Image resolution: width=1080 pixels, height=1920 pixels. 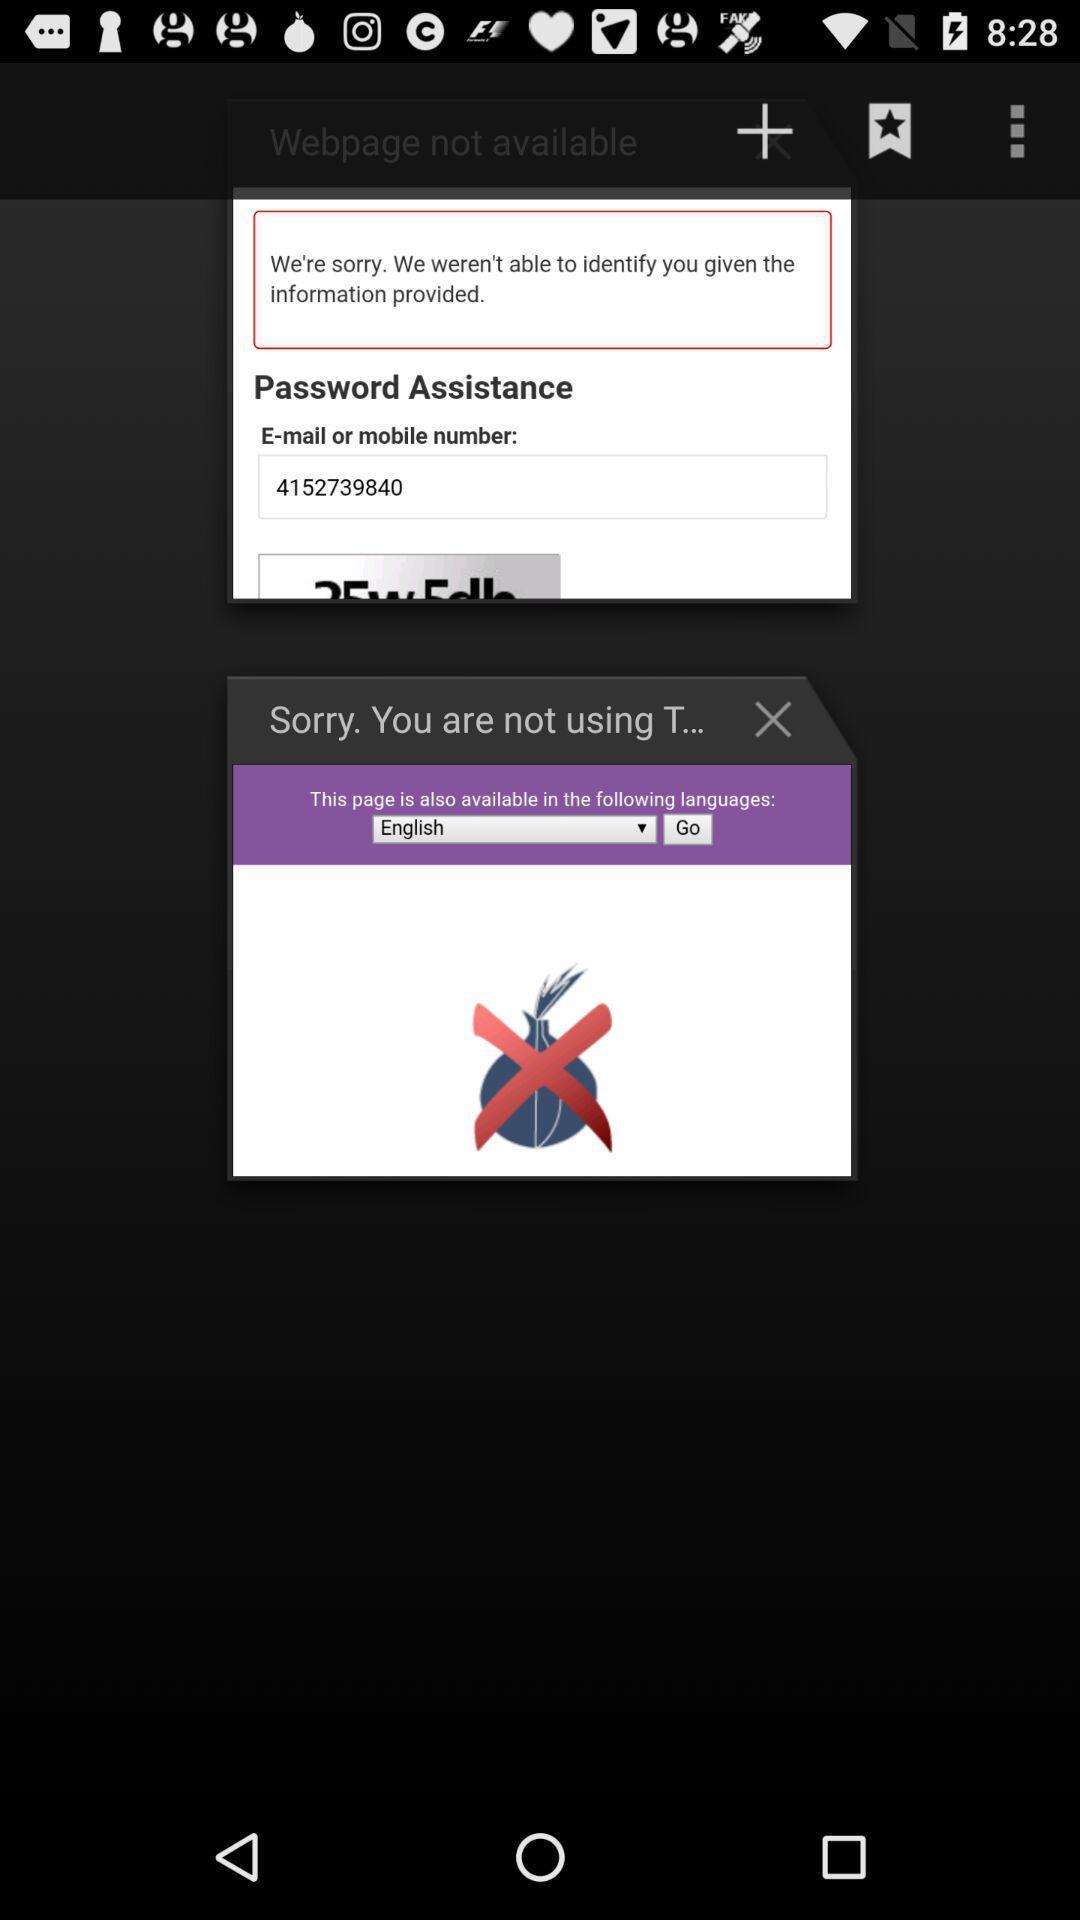 What do you see at coordinates (782, 149) in the screenshot?
I see `the add icon` at bounding box center [782, 149].